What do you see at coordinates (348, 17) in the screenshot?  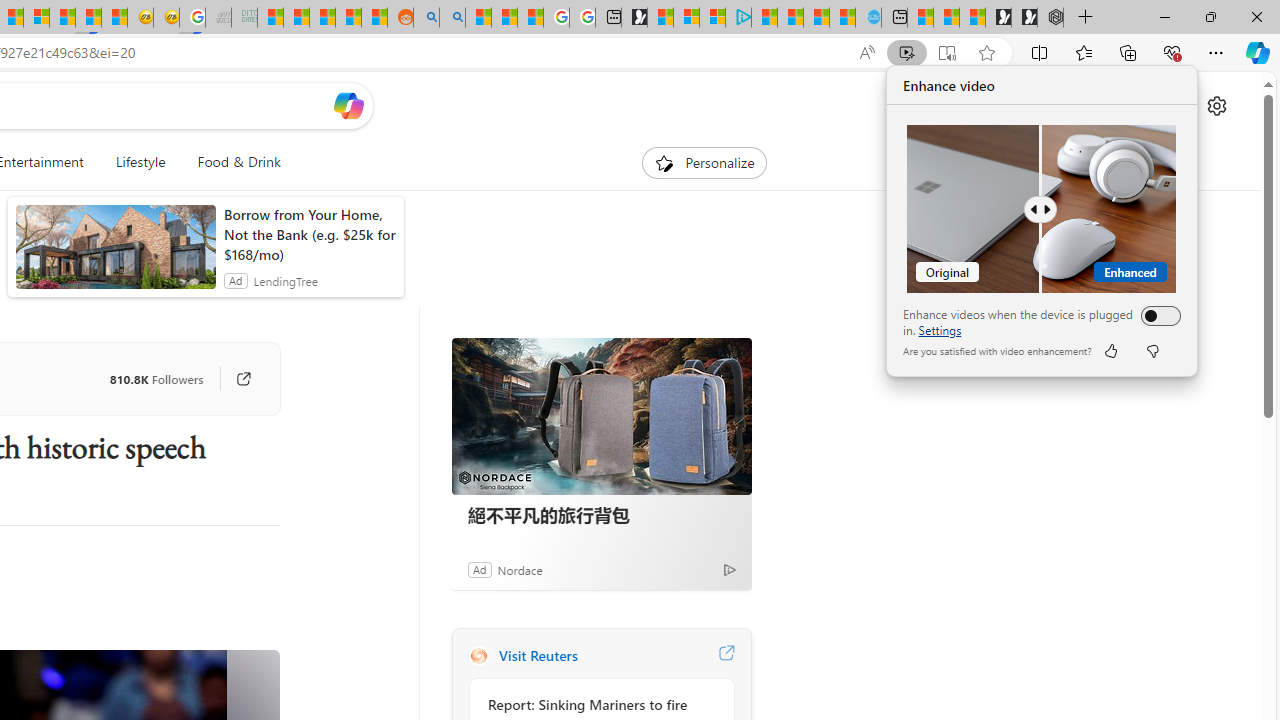 I see `'Student Loan Update: Forgiveness Program Ends This Month'` at bounding box center [348, 17].